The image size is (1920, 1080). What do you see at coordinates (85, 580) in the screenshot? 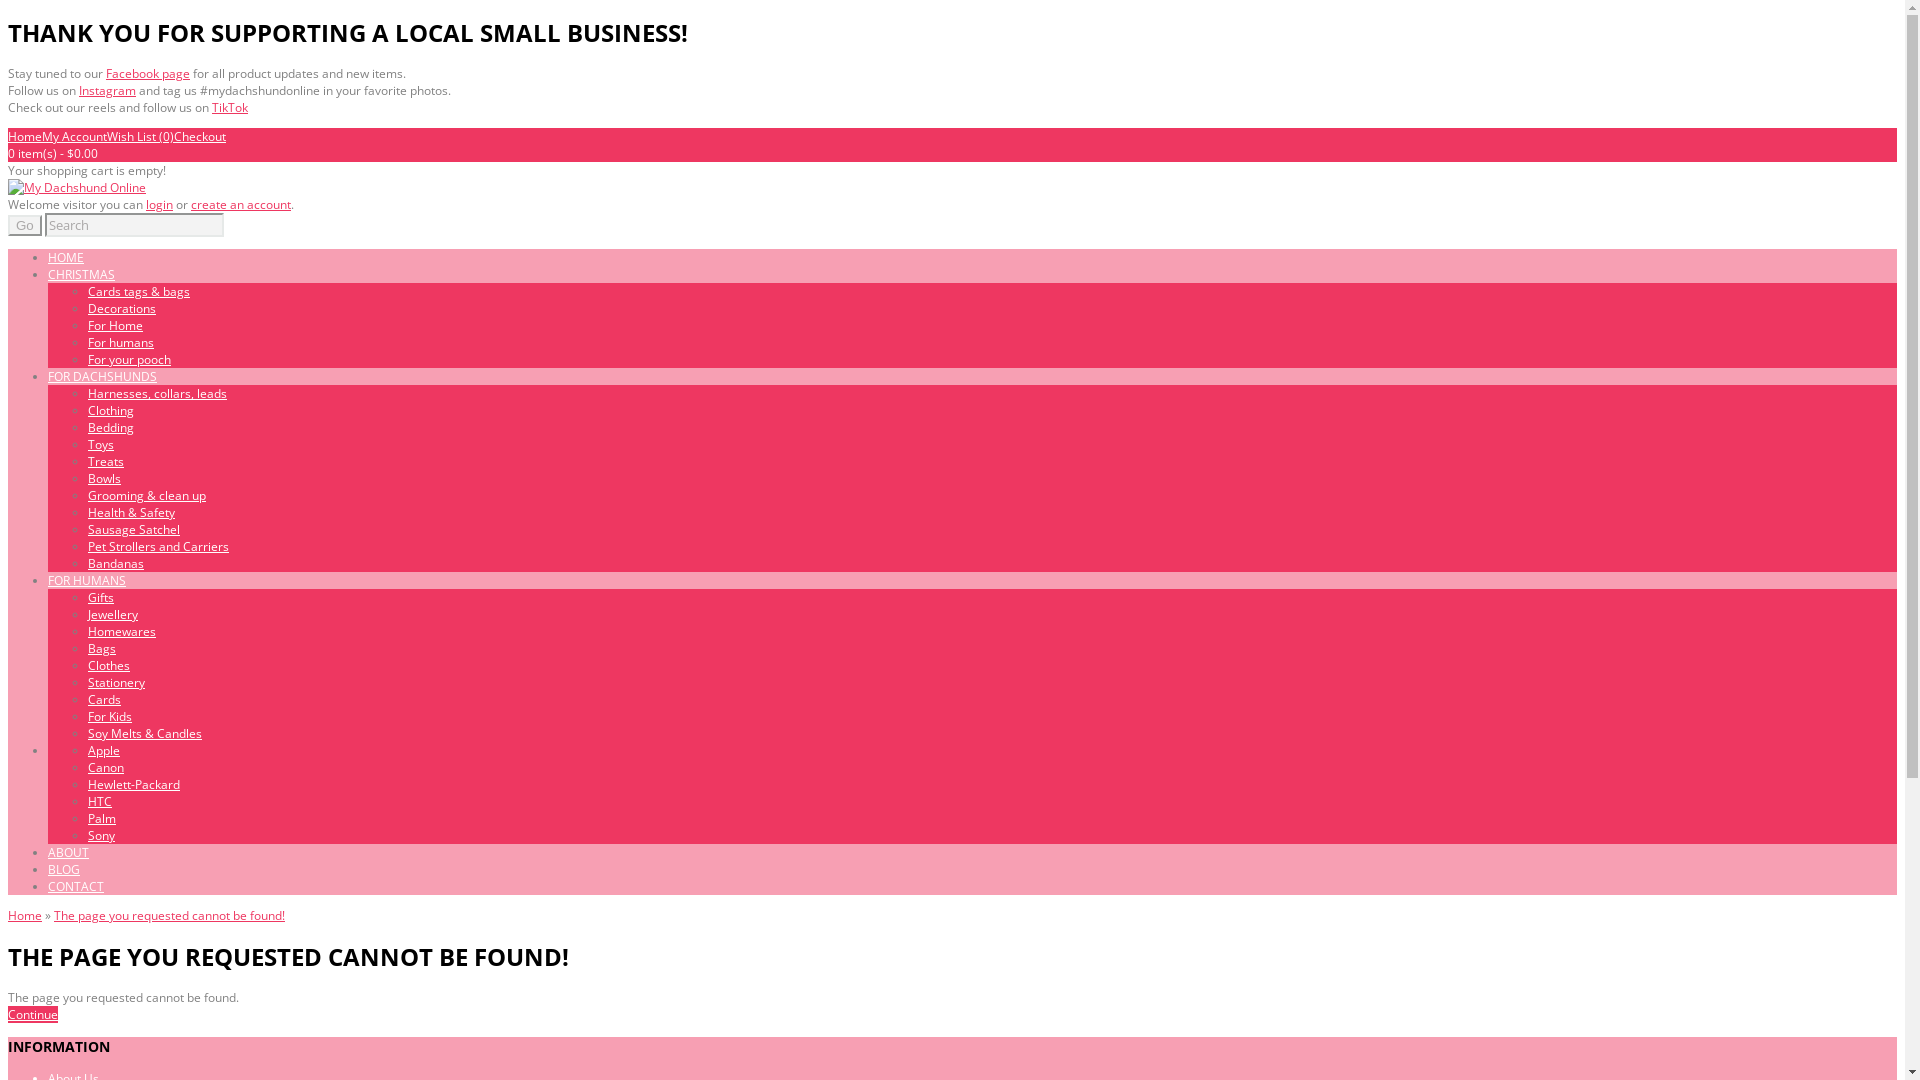
I see `'FOR HUMANS'` at bounding box center [85, 580].